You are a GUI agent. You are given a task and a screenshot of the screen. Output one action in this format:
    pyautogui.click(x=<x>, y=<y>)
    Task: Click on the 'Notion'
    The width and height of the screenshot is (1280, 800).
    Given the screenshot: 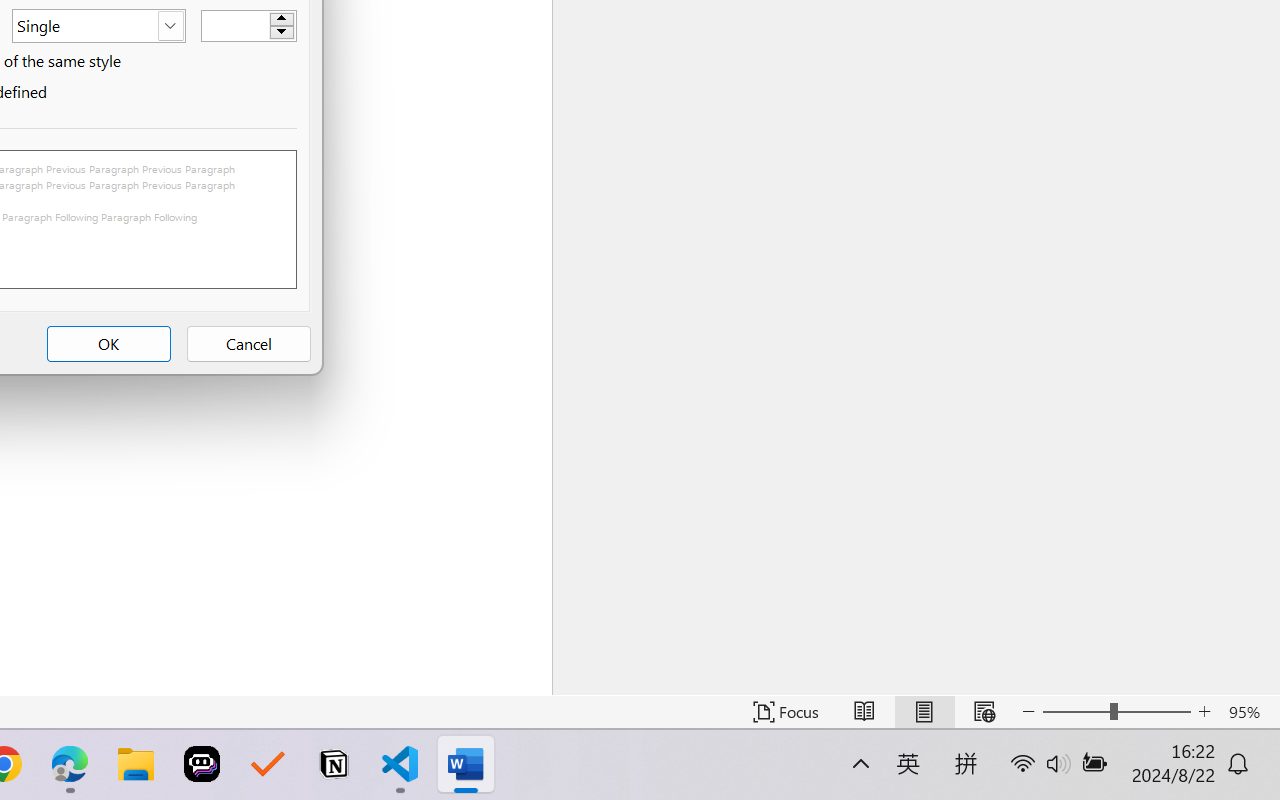 What is the action you would take?
    pyautogui.click(x=334, y=764)
    